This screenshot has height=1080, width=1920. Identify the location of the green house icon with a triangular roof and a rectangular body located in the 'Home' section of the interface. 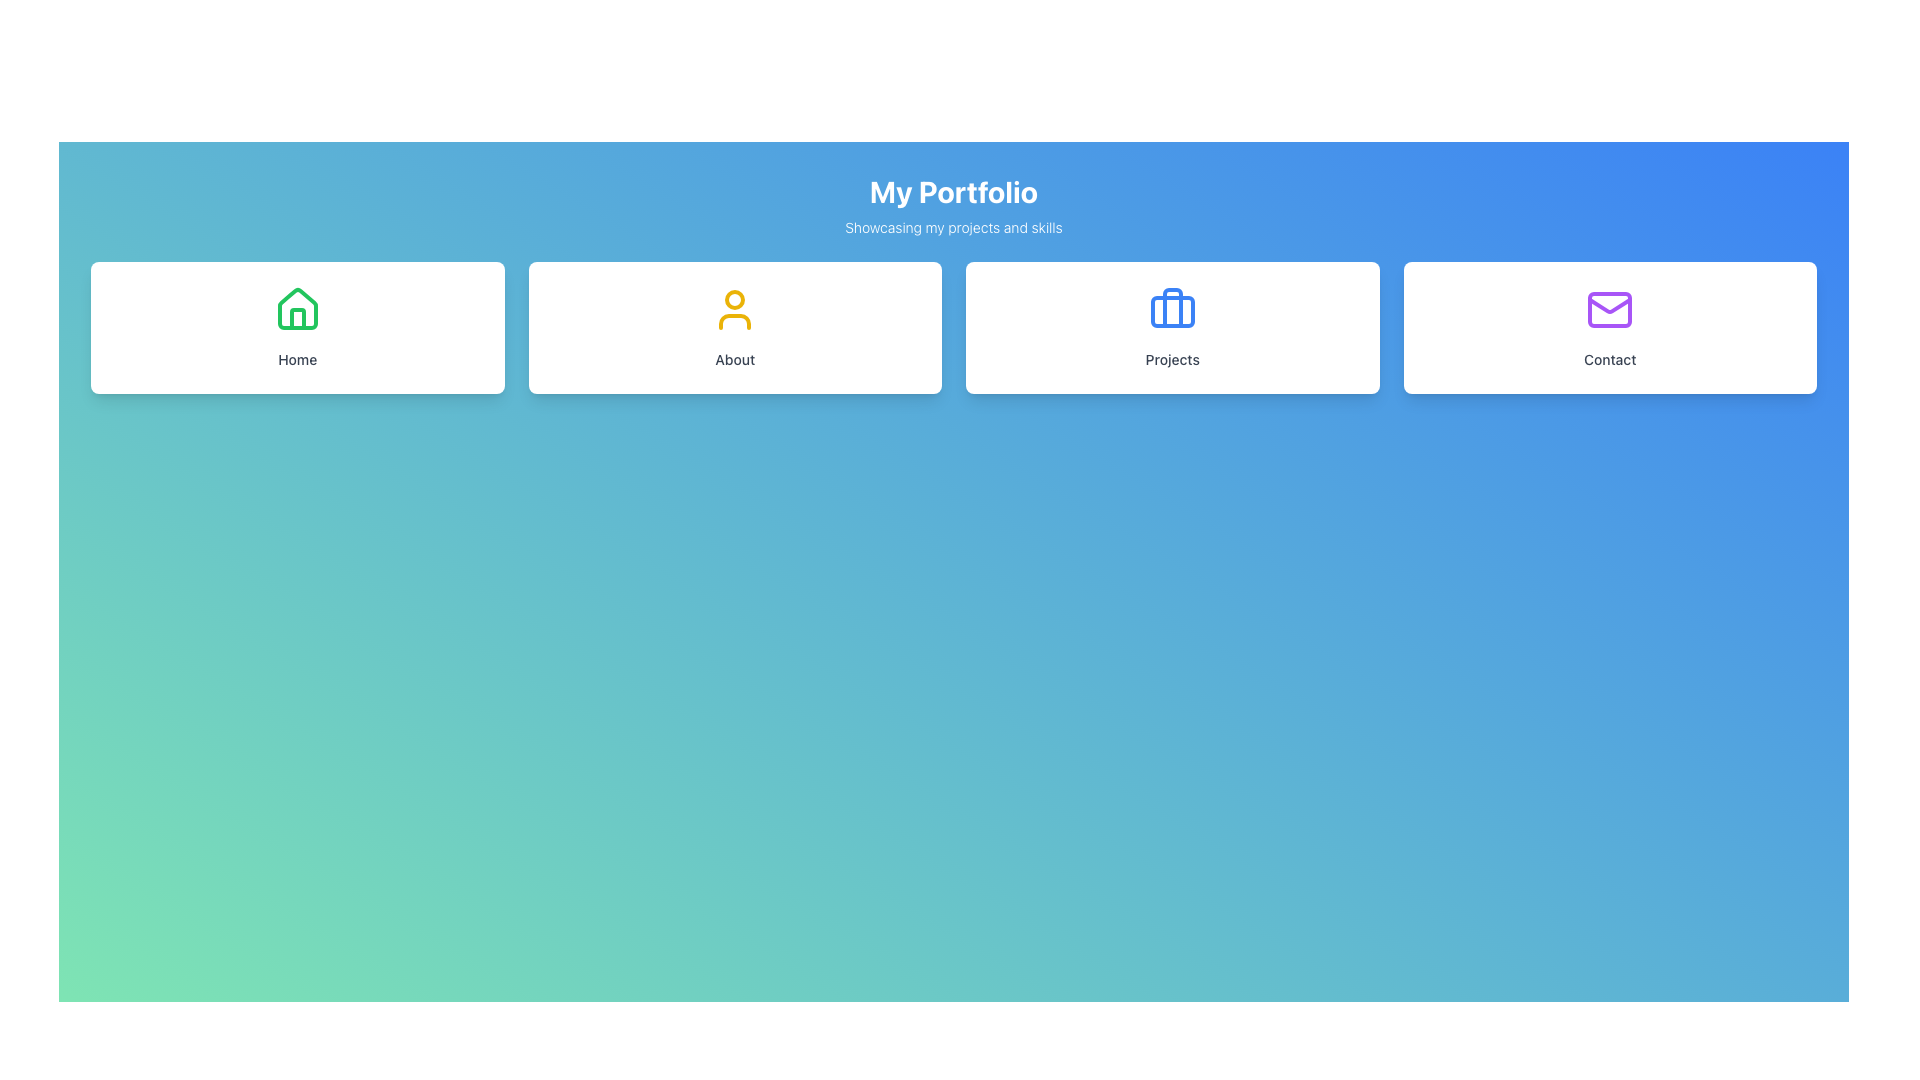
(296, 308).